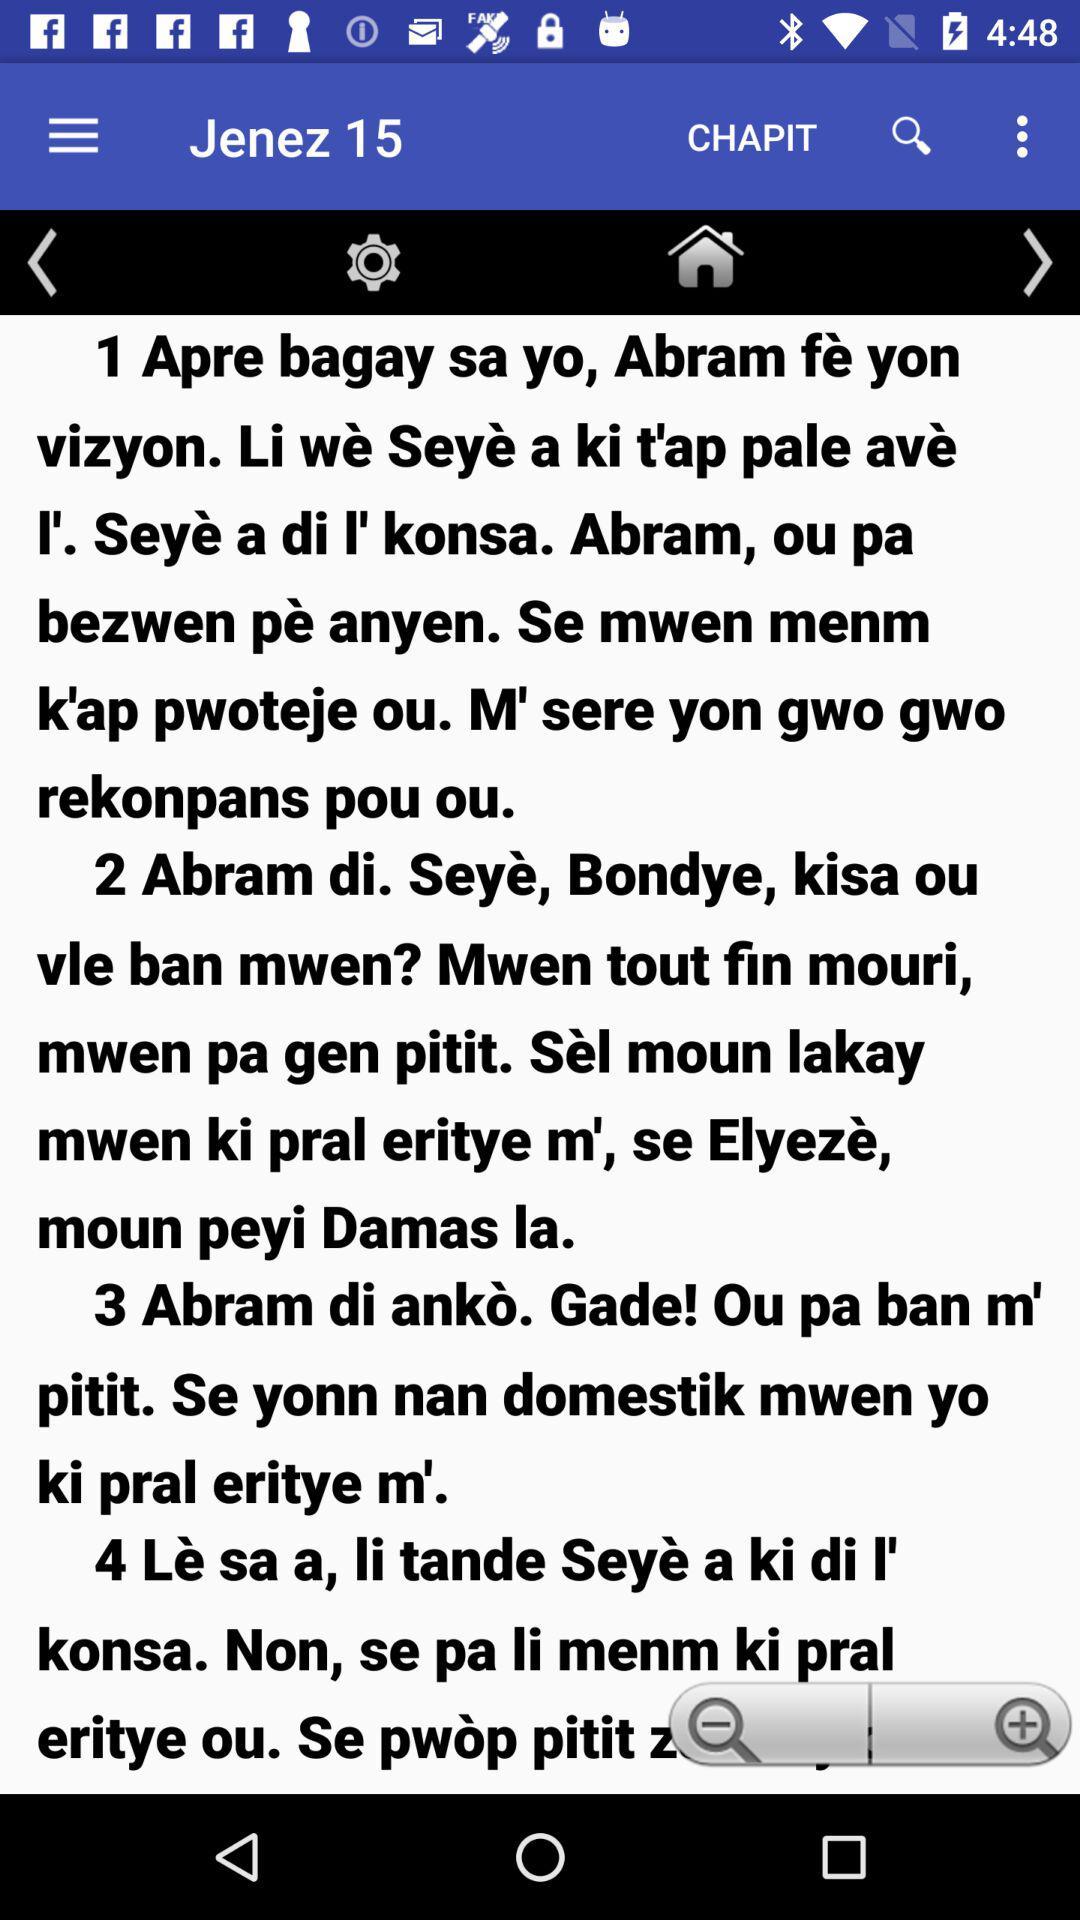 This screenshot has width=1080, height=1920. I want to click on the home icon, so click(704, 251).